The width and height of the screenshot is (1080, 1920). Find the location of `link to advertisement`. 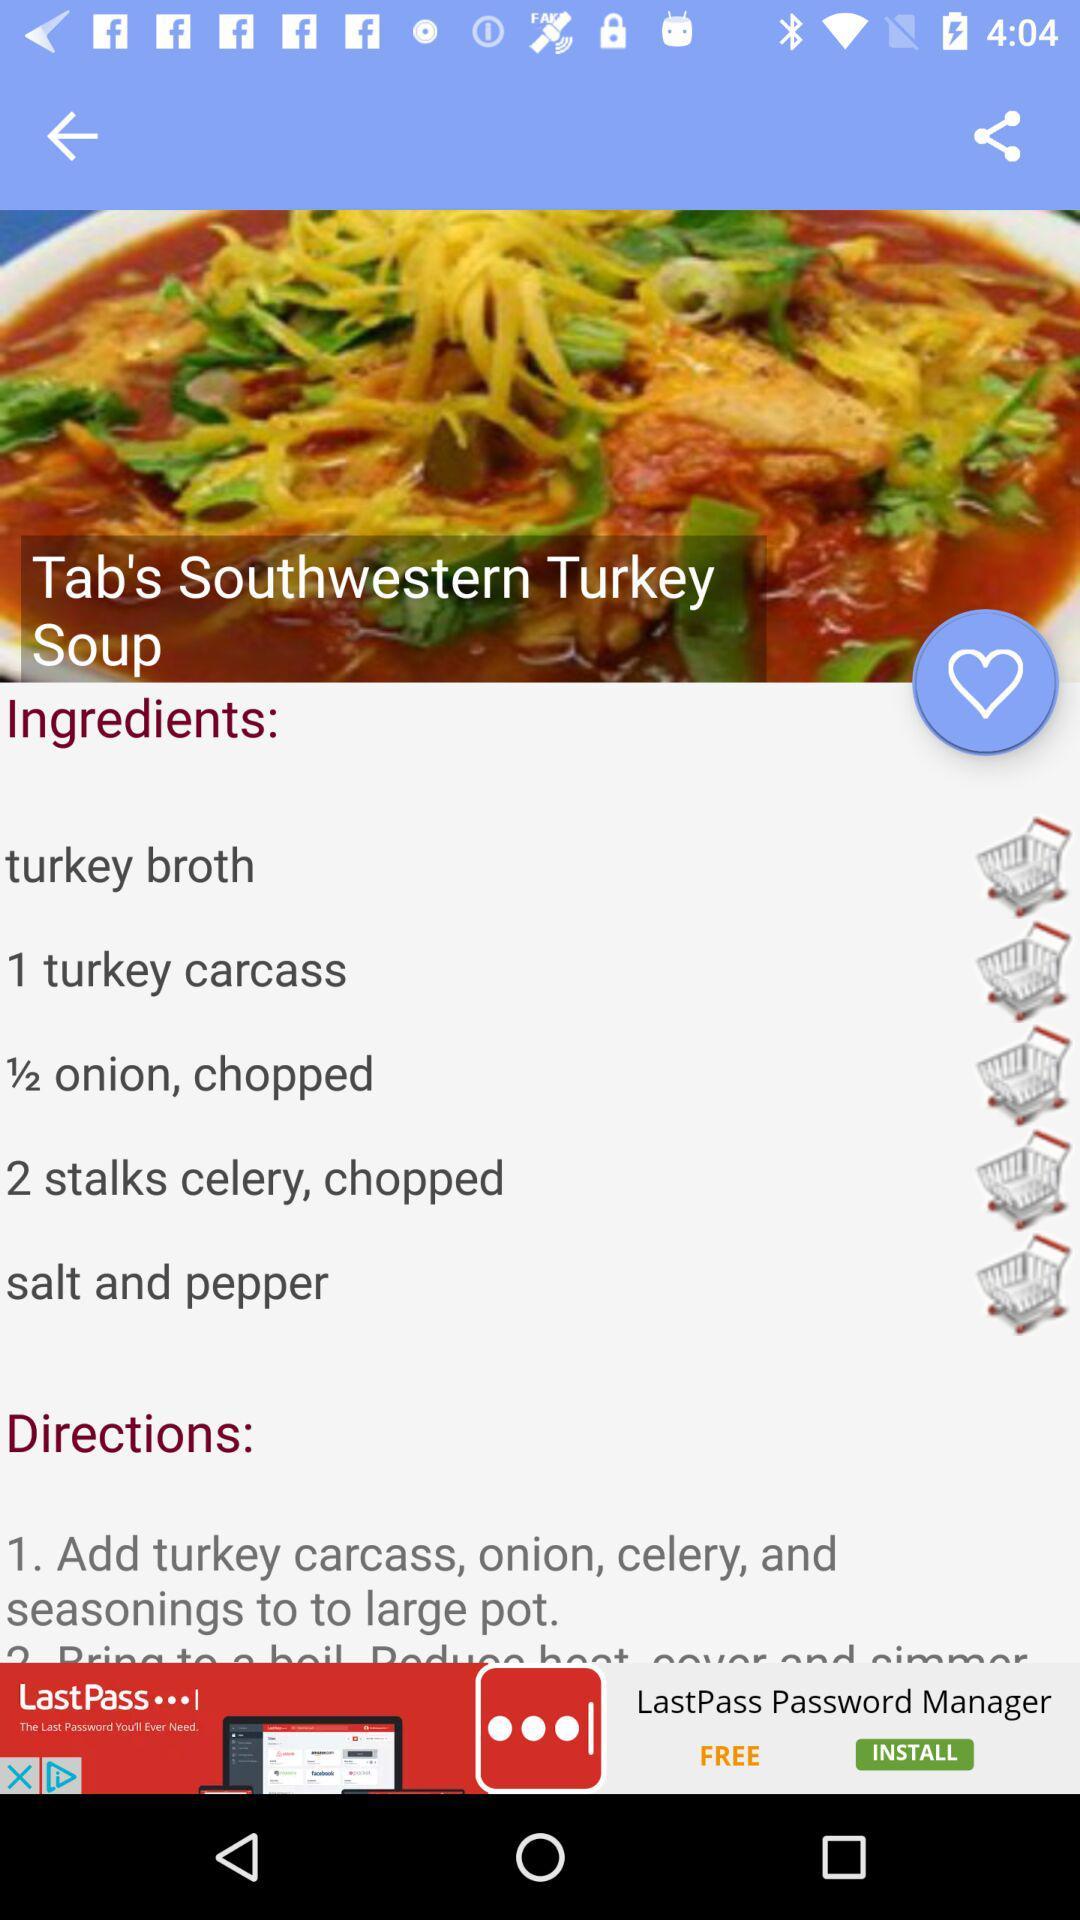

link to advertisement is located at coordinates (540, 1727).